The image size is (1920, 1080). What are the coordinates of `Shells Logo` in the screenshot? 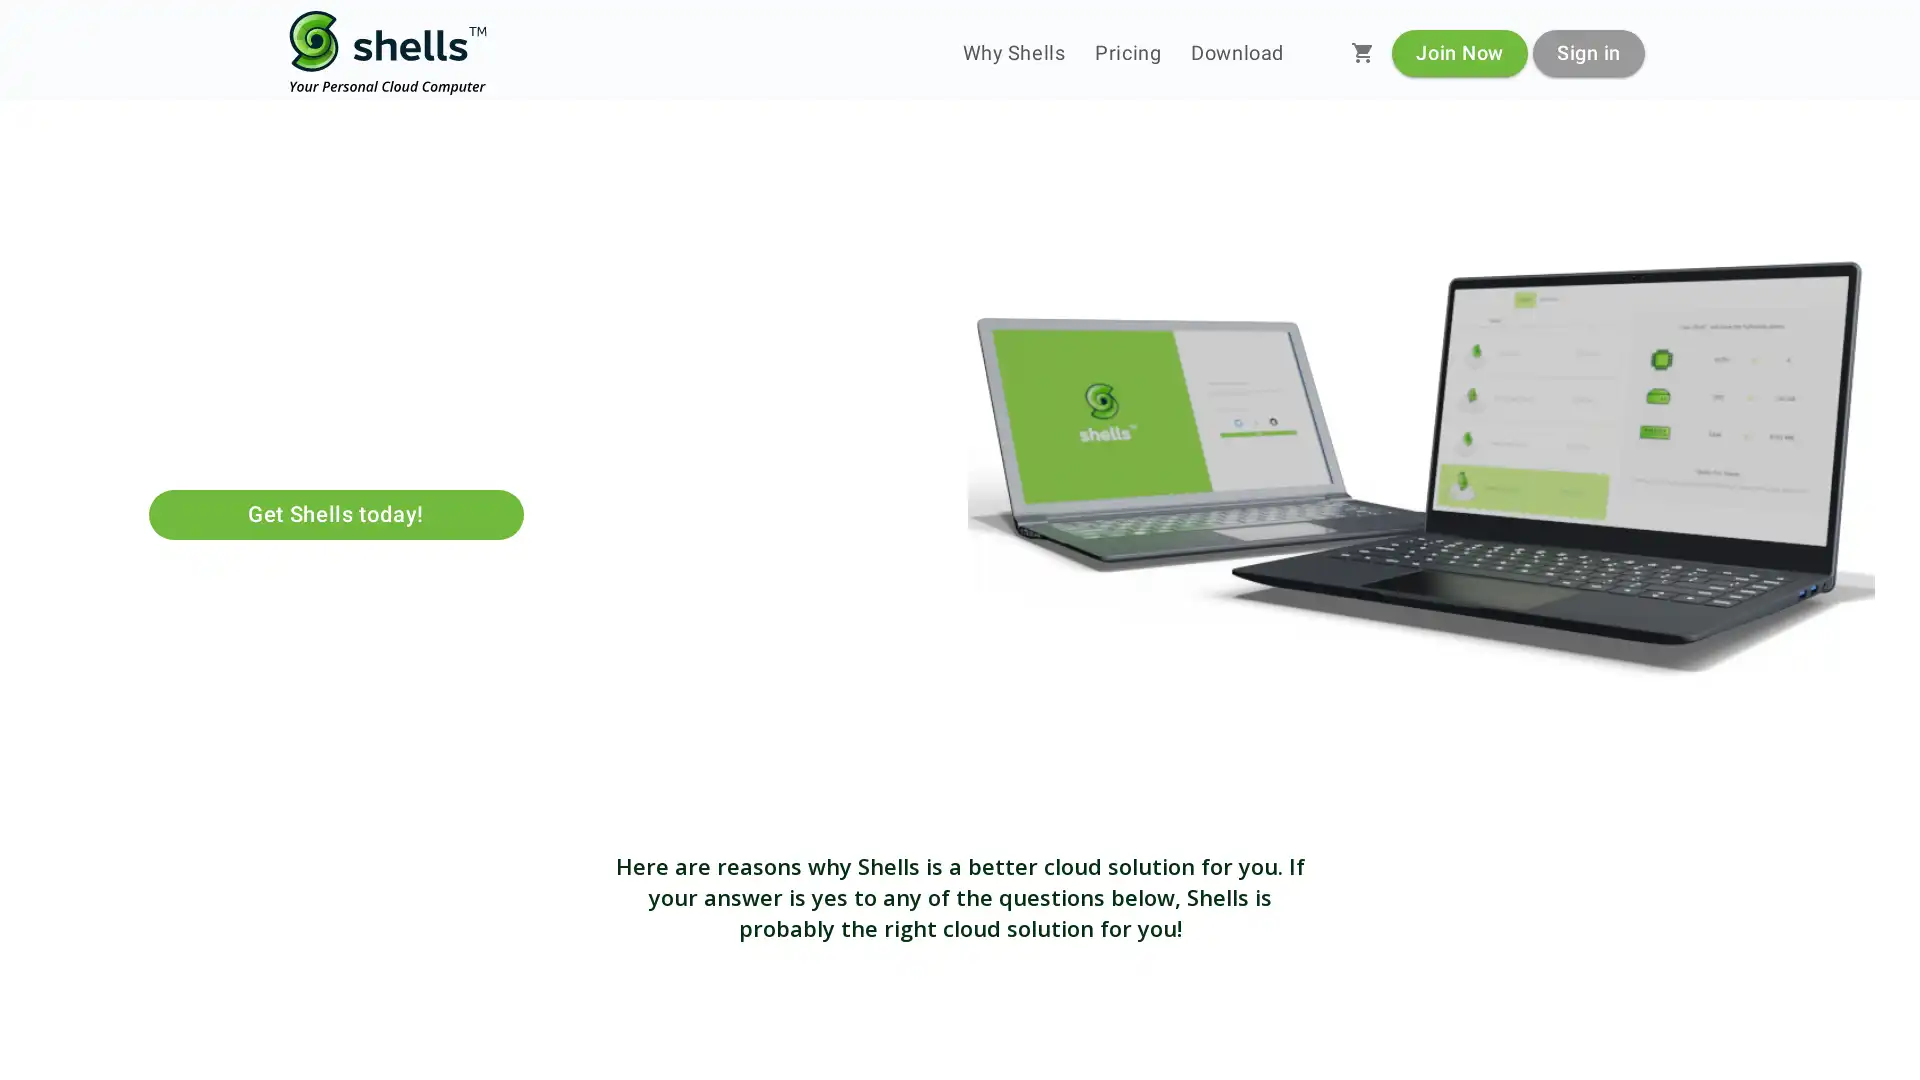 It's located at (388, 52).